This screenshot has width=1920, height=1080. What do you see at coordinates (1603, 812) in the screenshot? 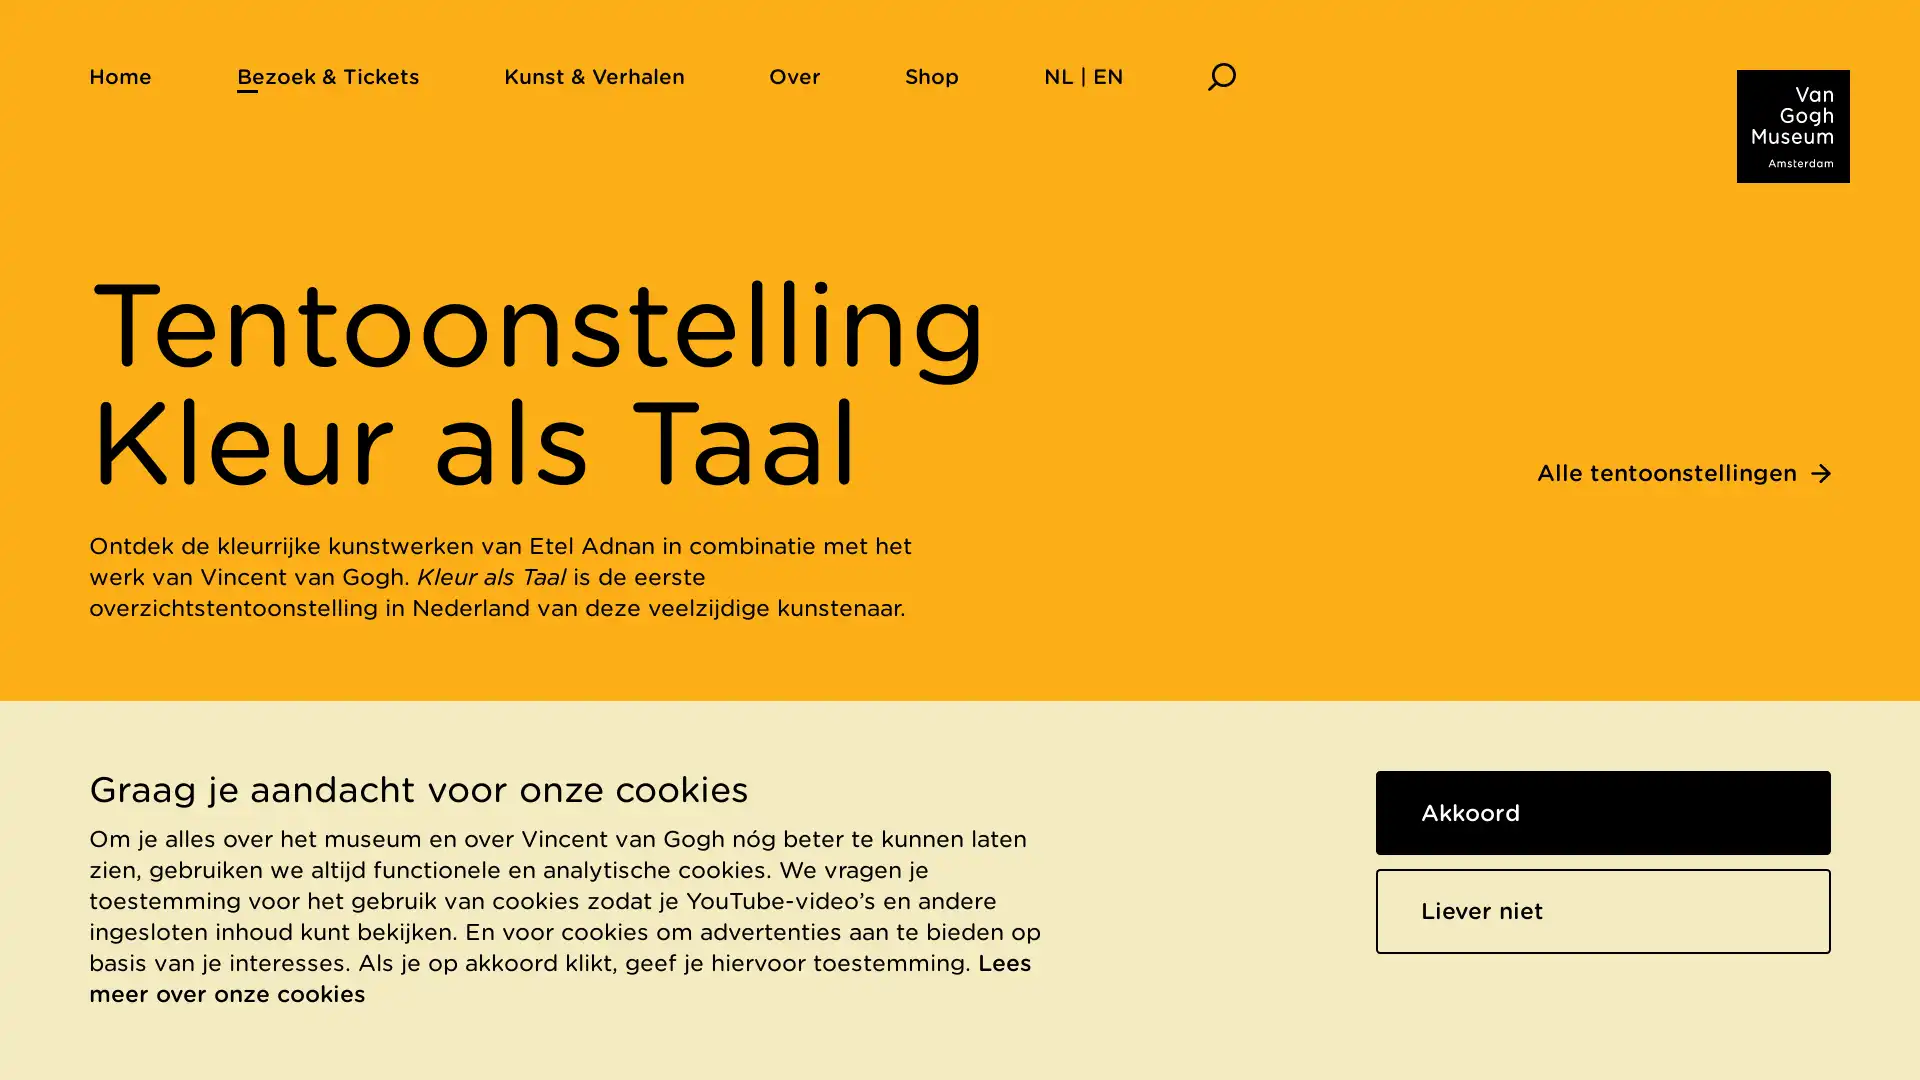
I see `Akkoord` at bounding box center [1603, 812].